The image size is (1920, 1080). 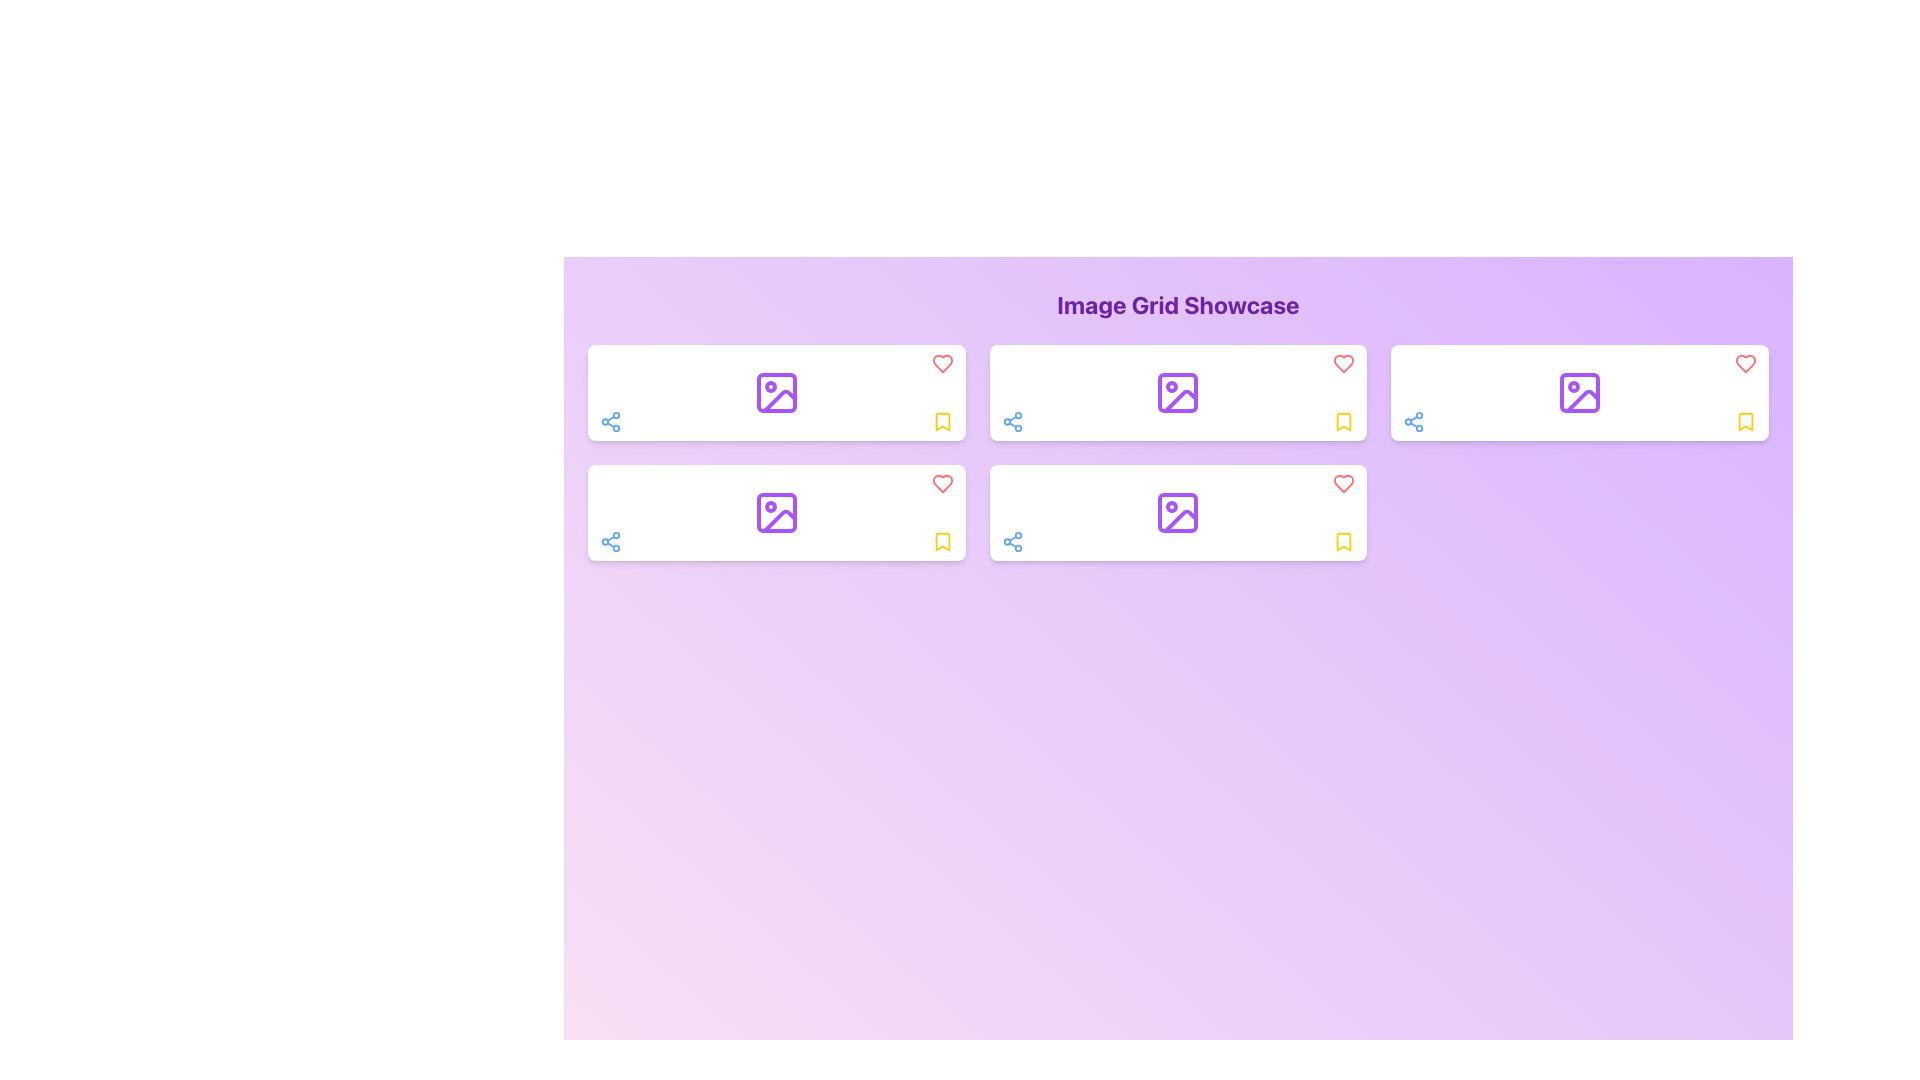 What do you see at coordinates (1178, 393) in the screenshot?
I see `the purple rectangular block within the purple image placeholder icon, which is the second icon from the left in the top row of the grid layout` at bounding box center [1178, 393].